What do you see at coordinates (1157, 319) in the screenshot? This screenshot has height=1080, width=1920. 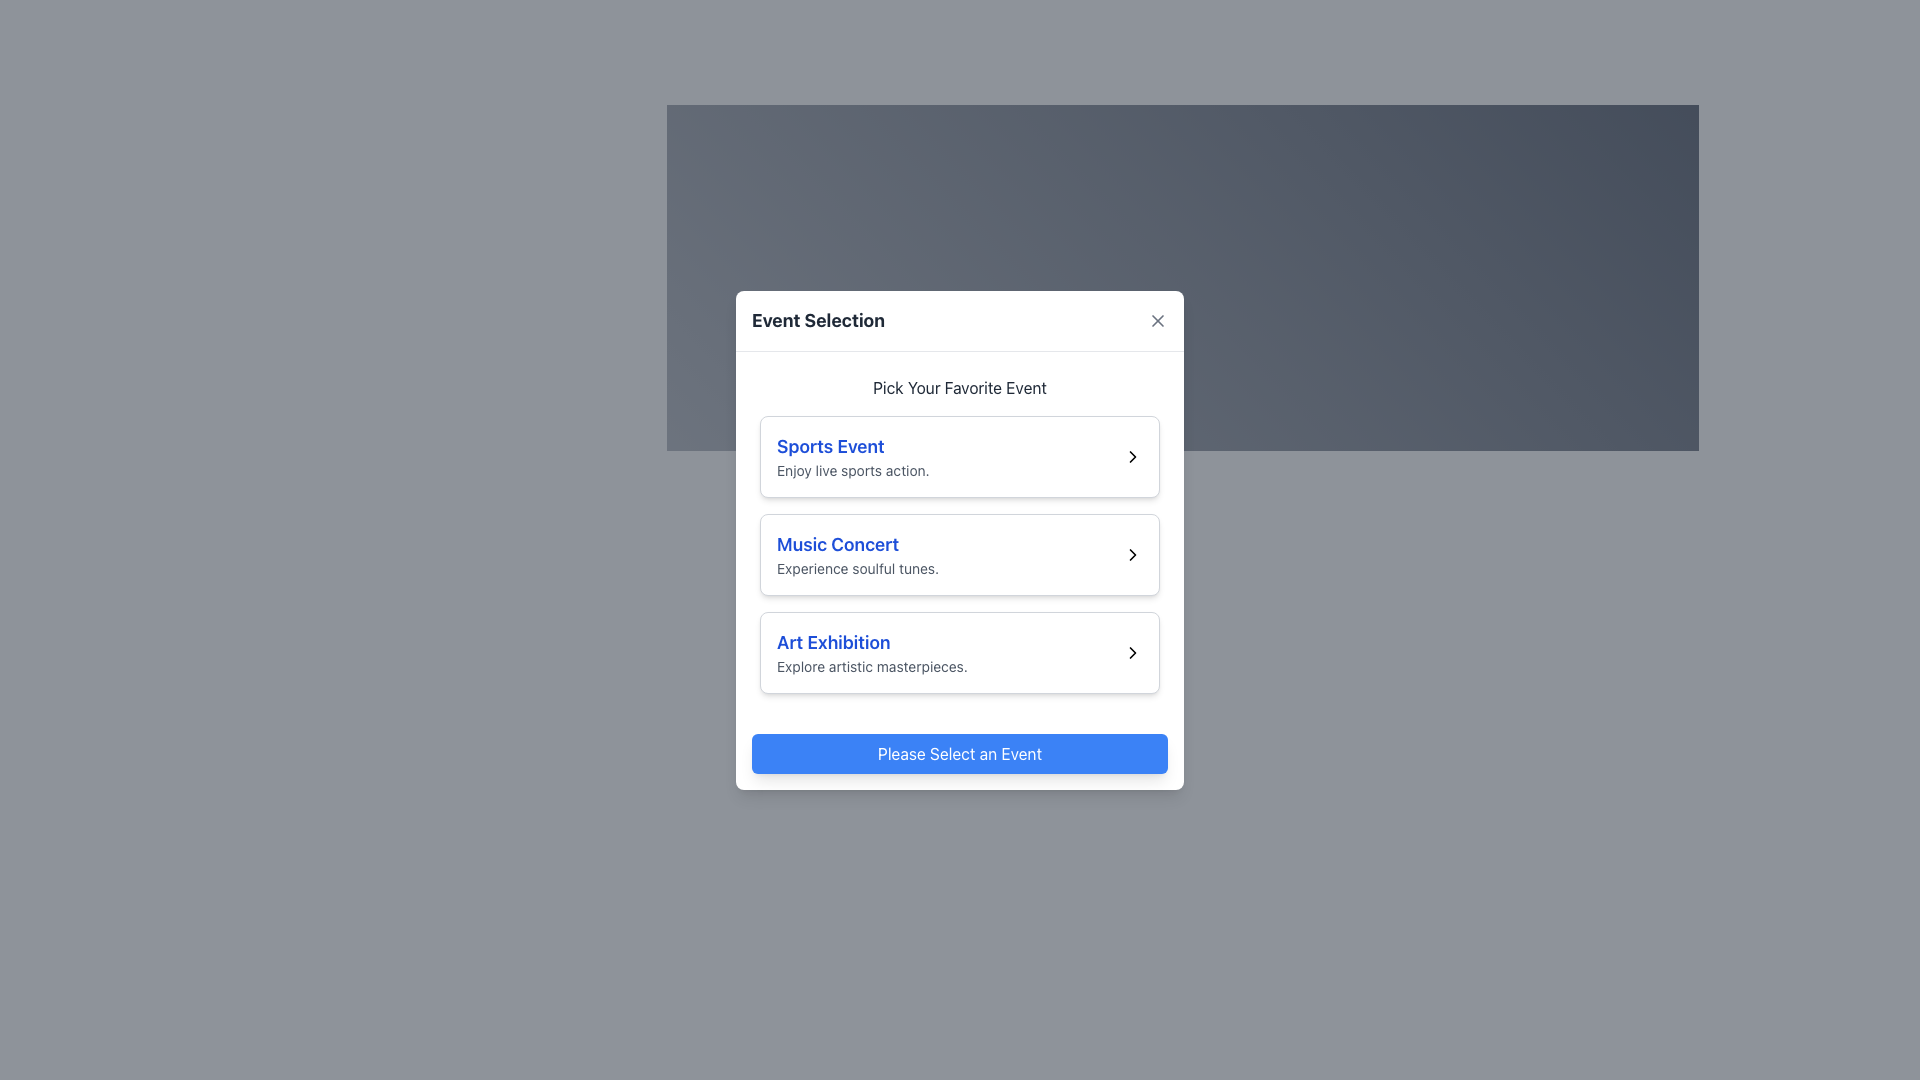 I see `the Close Icon located in the top-right corner of the modal, which serves as a button to close the modal` at bounding box center [1157, 319].